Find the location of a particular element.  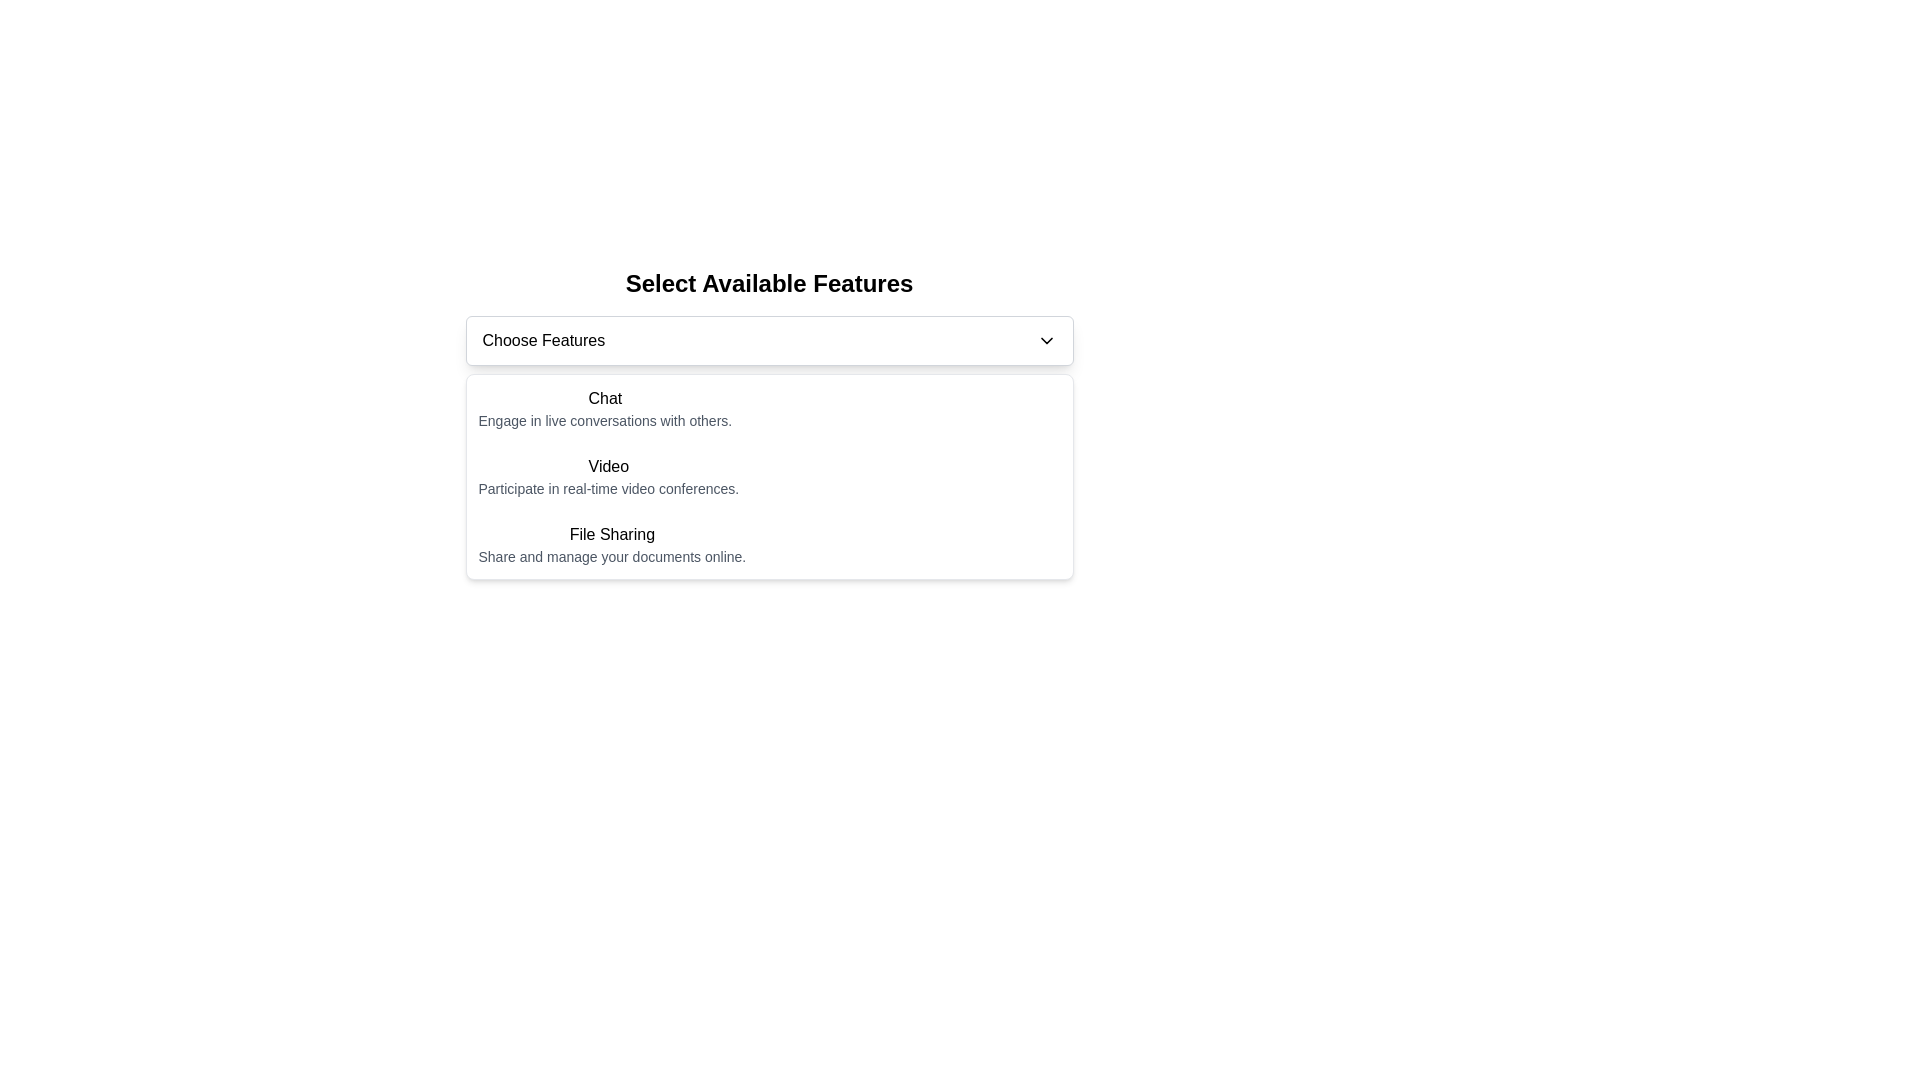

the third item in the selectable list, which describes a feature related to managing and sharing documents online is located at coordinates (611, 544).